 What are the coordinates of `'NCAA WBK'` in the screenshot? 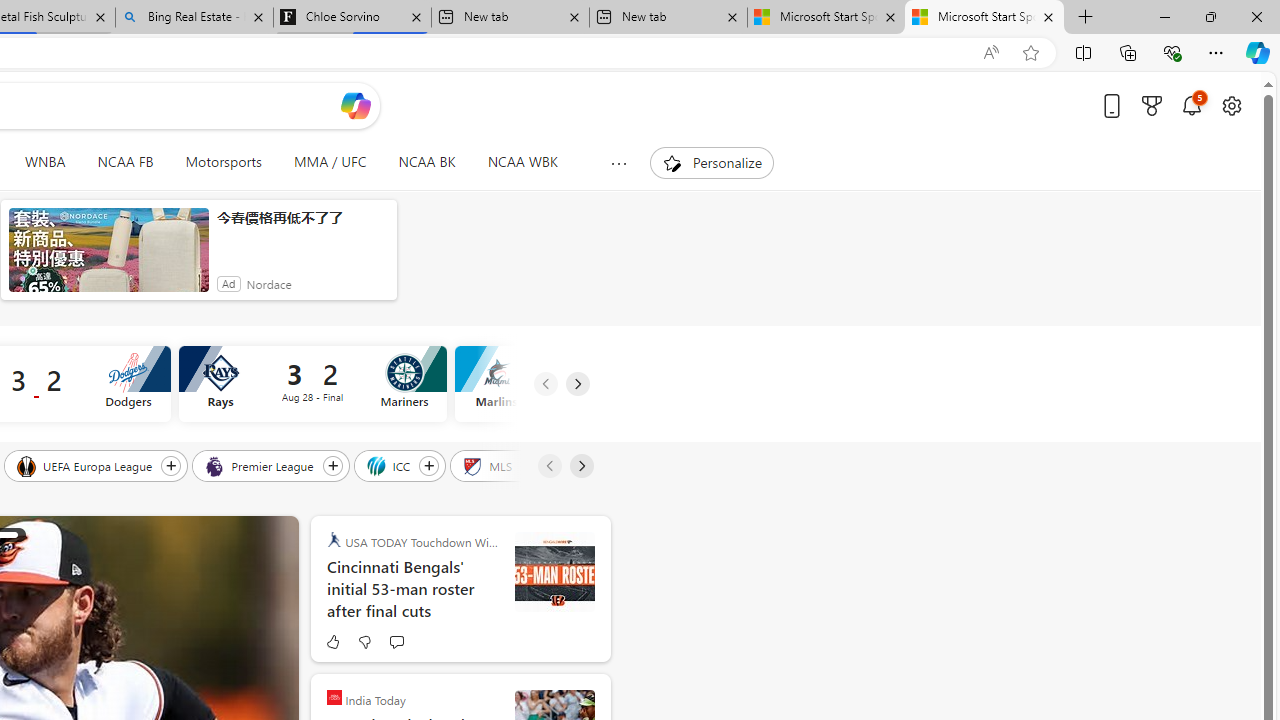 It's located at (522, 162).